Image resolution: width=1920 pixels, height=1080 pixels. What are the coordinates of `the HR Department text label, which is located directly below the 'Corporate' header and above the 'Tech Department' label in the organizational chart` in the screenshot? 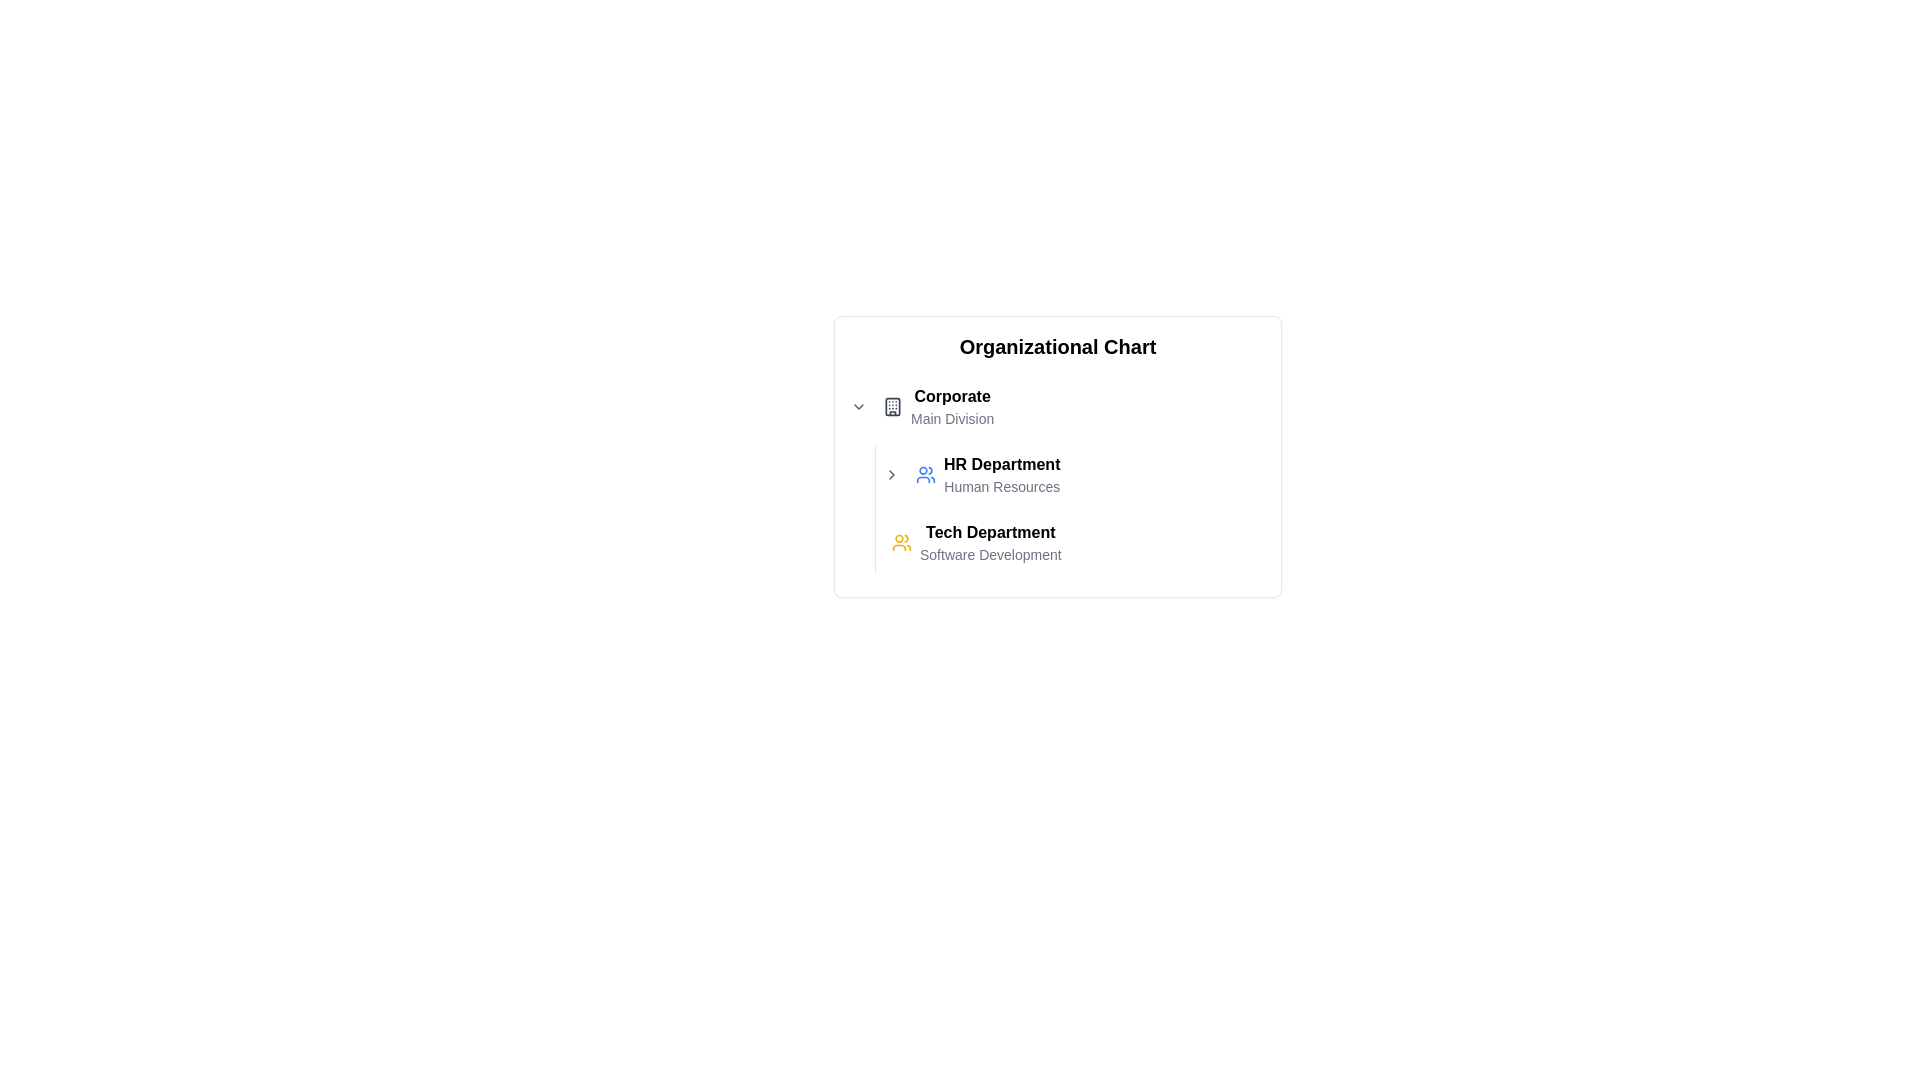 It's located at (1002, 474).